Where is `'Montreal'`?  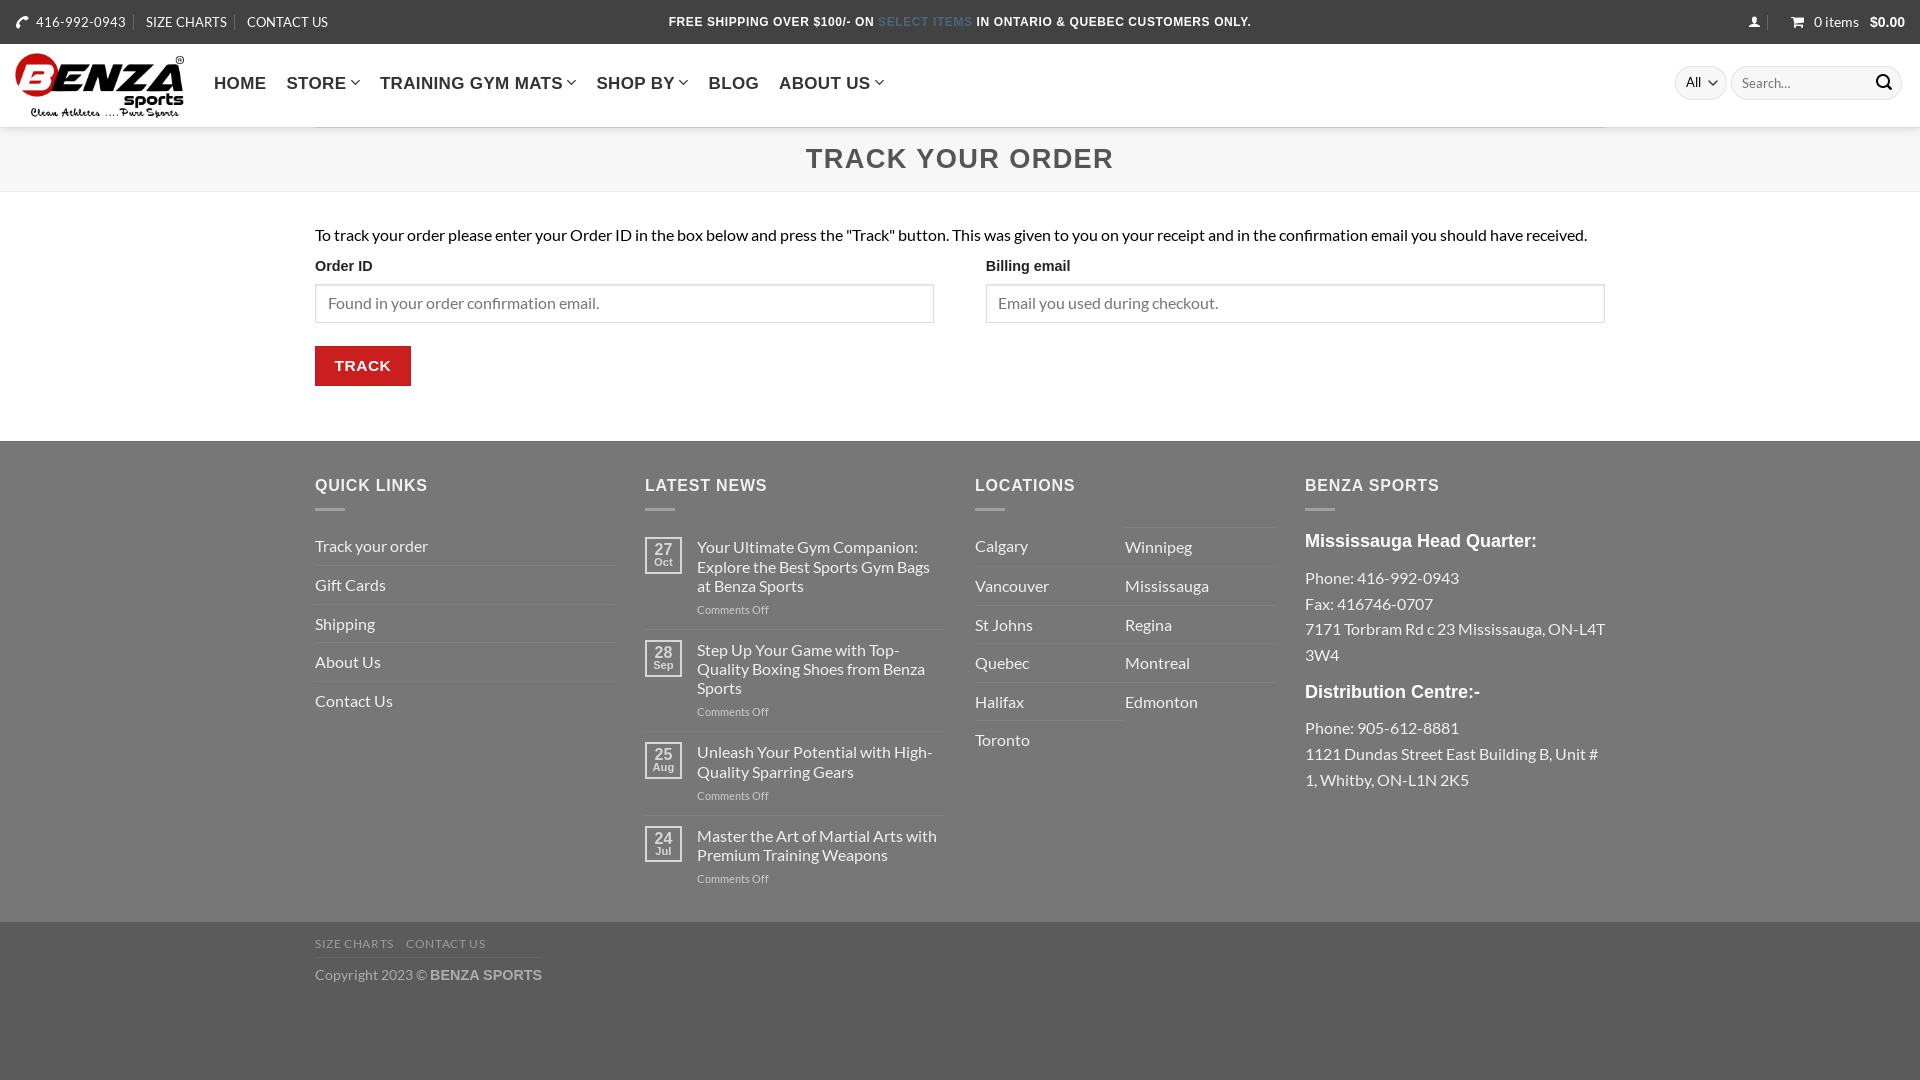
'Montreal' is located at coordinates (1157, 663).